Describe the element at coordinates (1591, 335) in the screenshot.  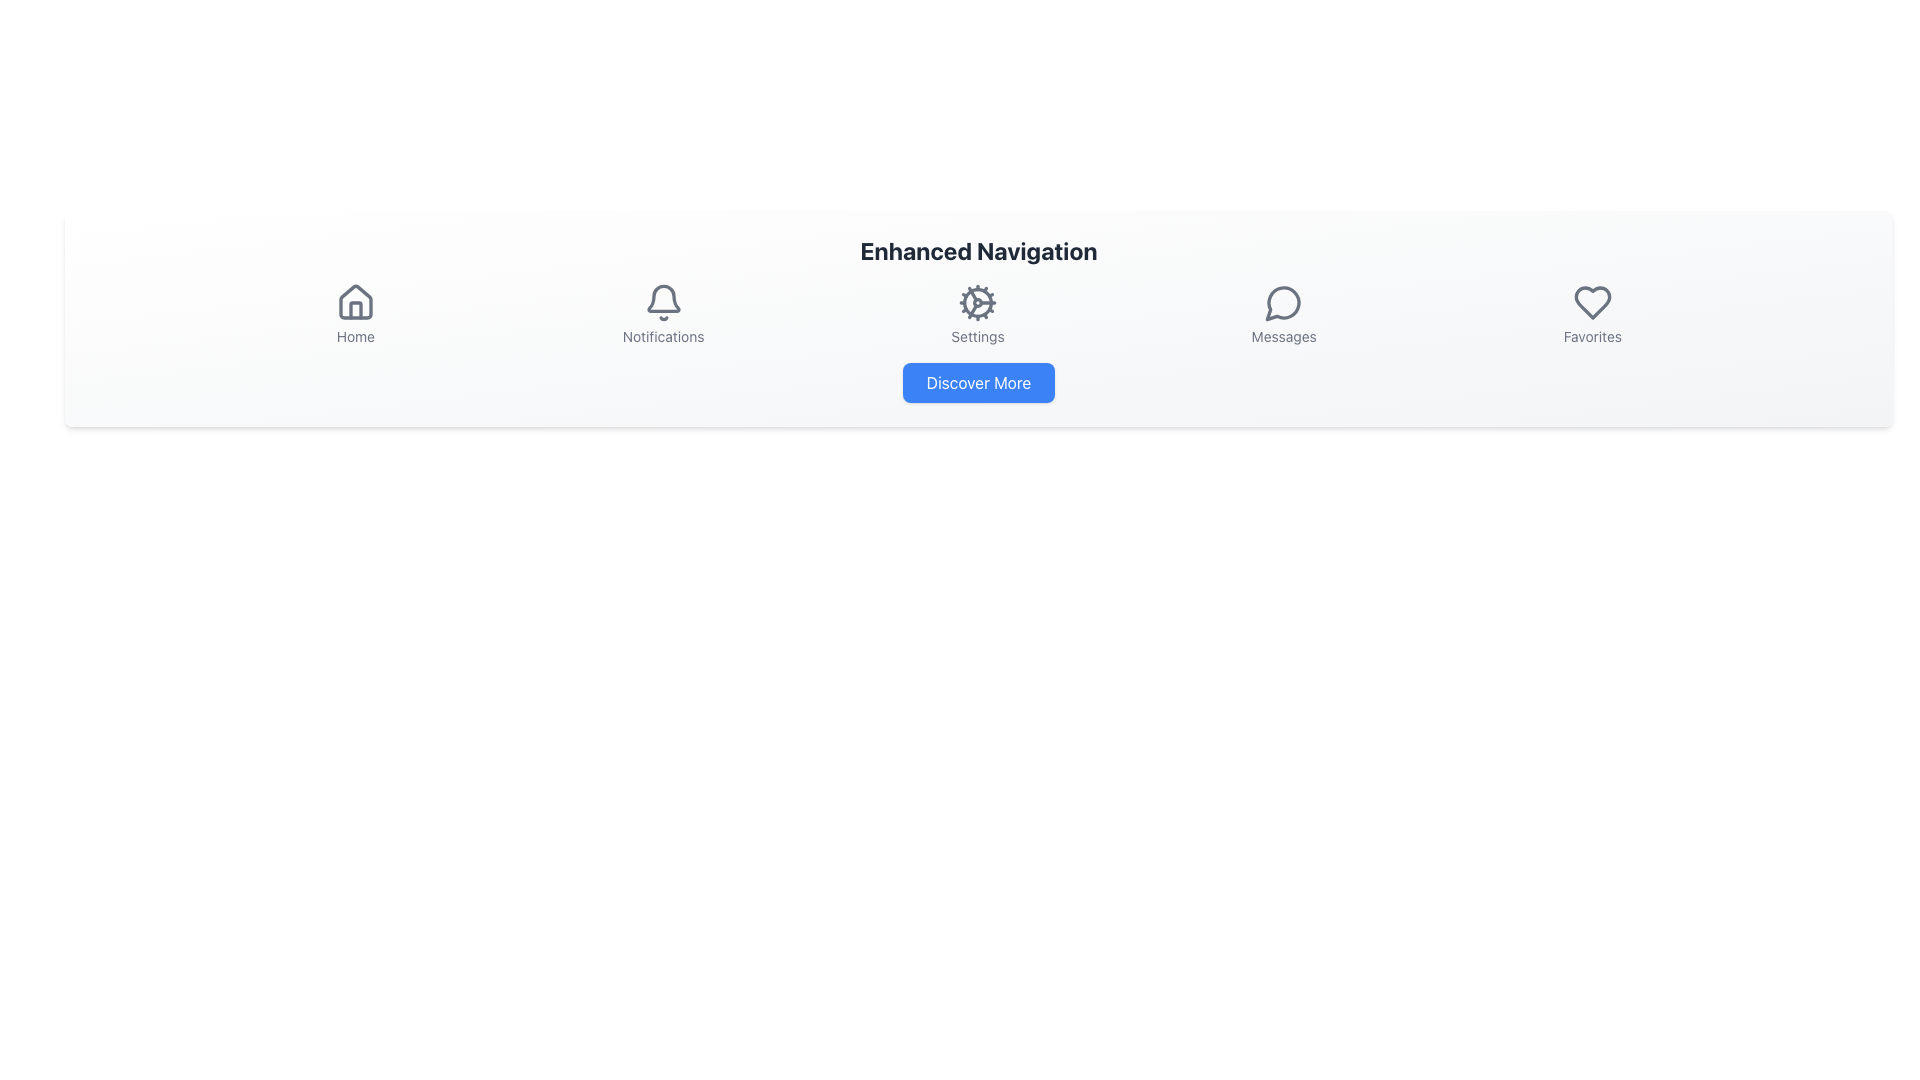
I see `text label 'Favorites' located directly under the heart icon in the navigation bar` at that location.